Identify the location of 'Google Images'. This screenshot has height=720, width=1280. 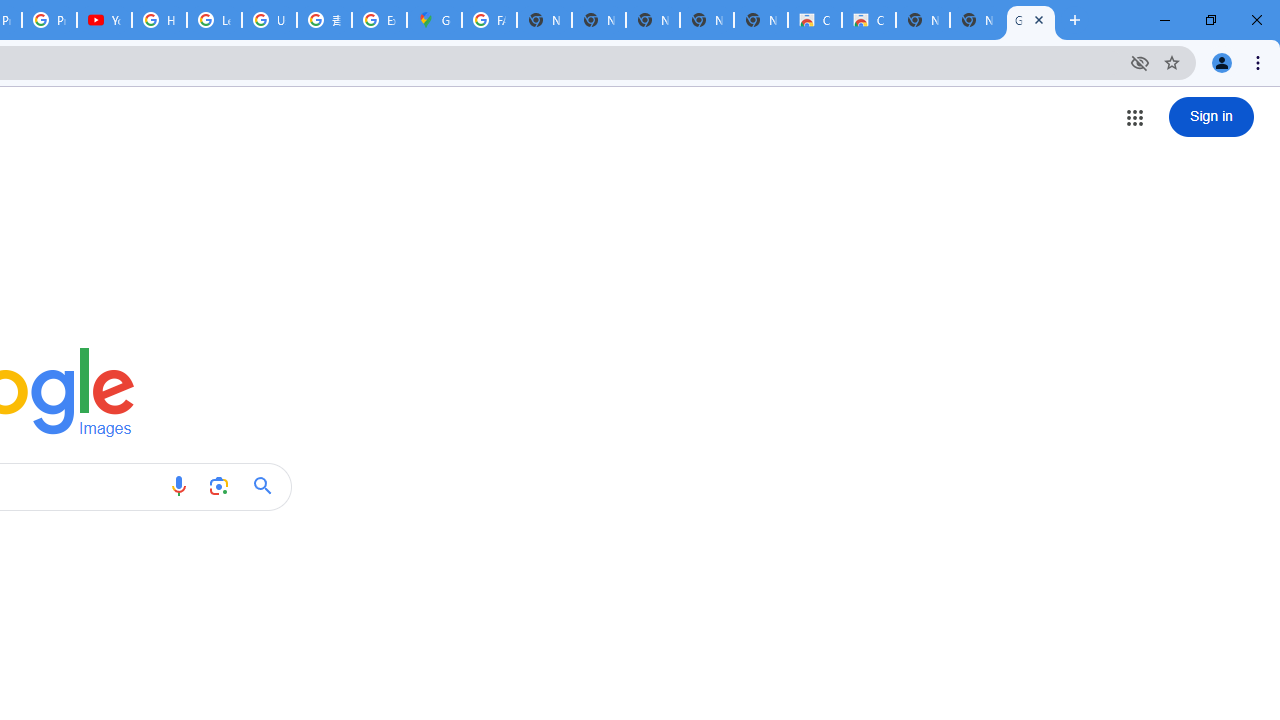
(1031, 20).